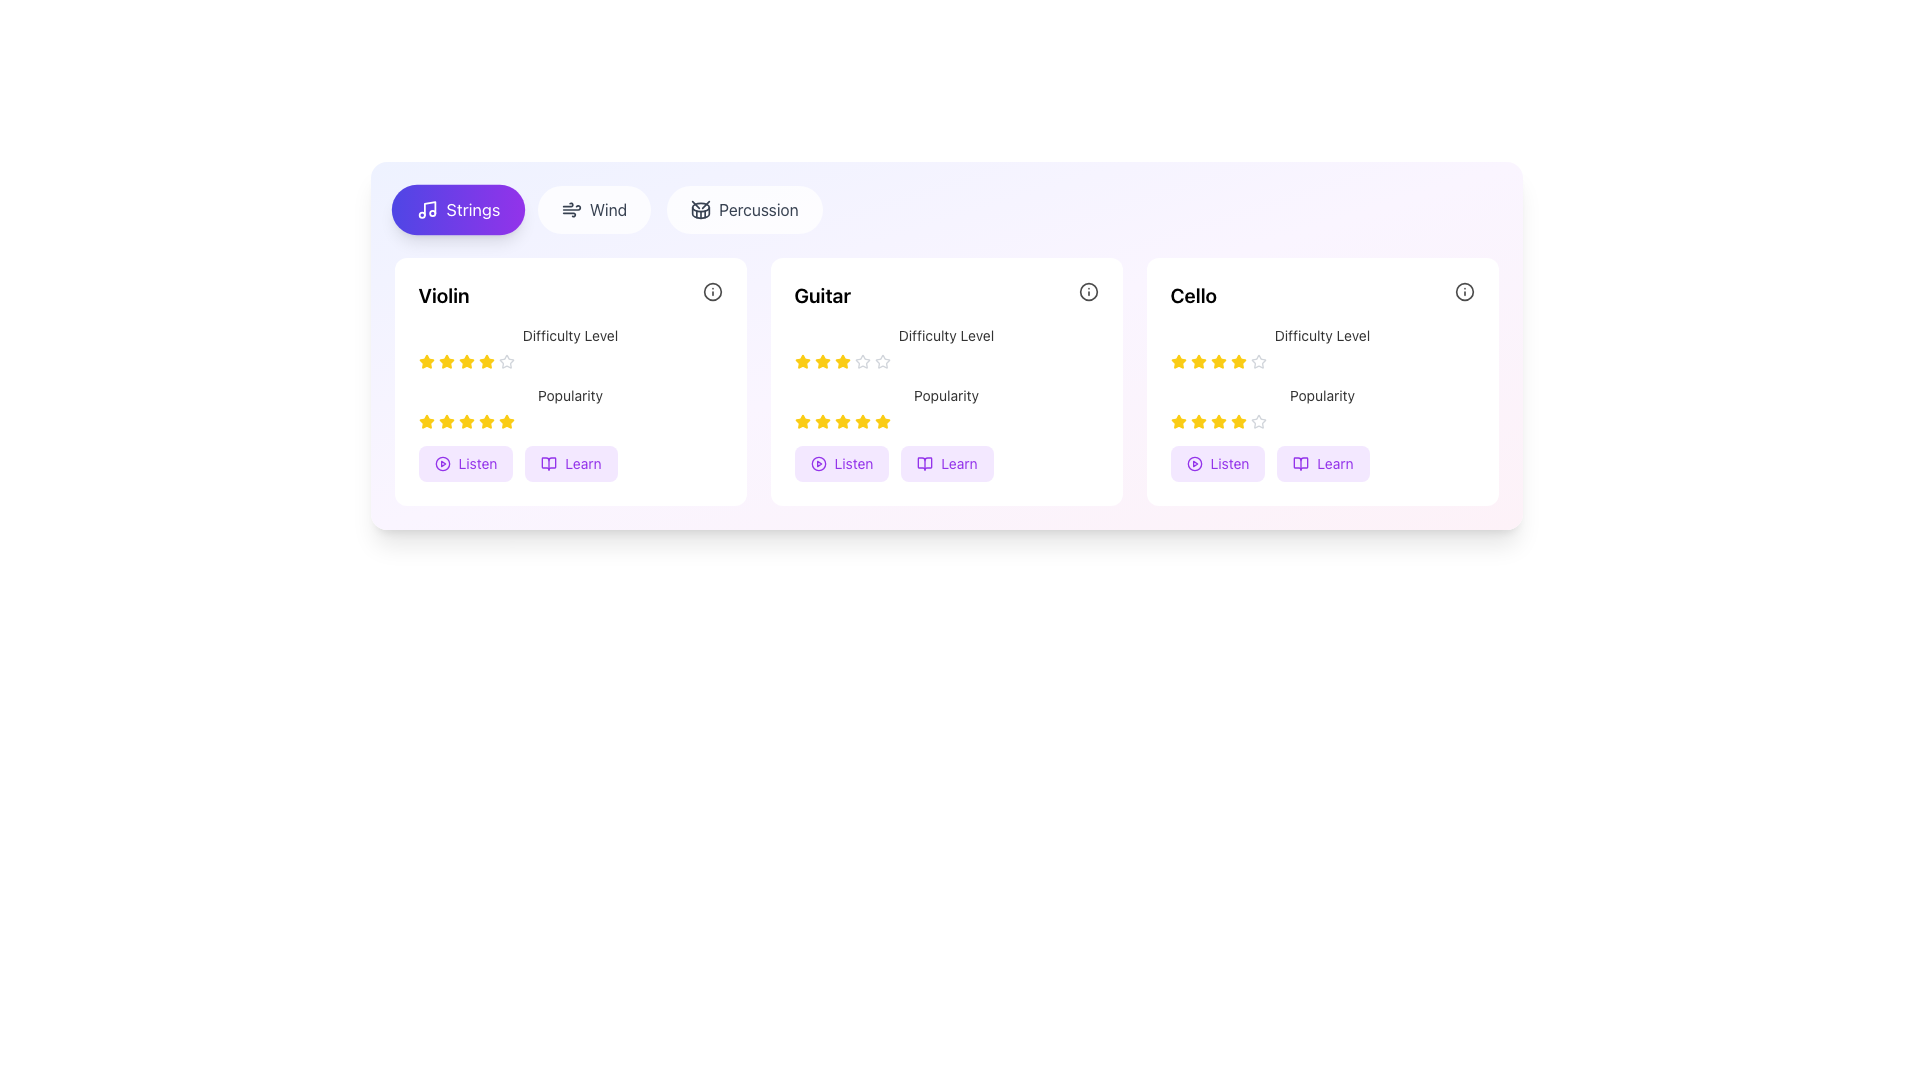 Image resolution: width=1920 pixels, height=1080 pixels. Describe the element at coordinates (841, 463) in the screenshot. I see `the first button in the 'Guitar' section` at that location.